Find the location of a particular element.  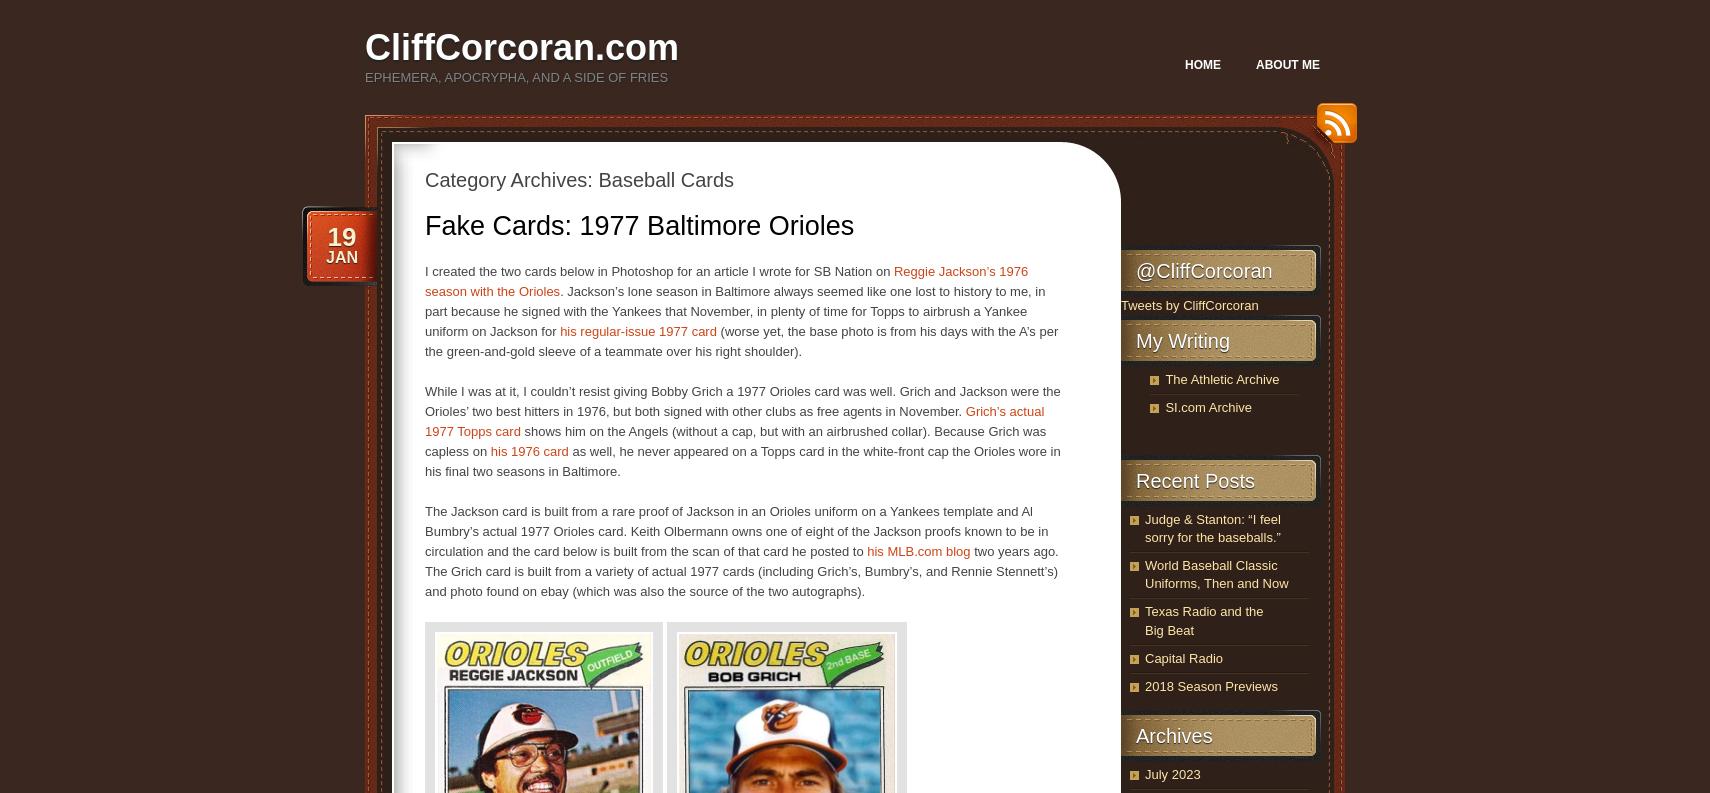

'(worse yet, the base photo is from his days with the A’s per the green-and-gold sleeve of a teammate over his right shoulder).' is located at coordinates (741, 341).